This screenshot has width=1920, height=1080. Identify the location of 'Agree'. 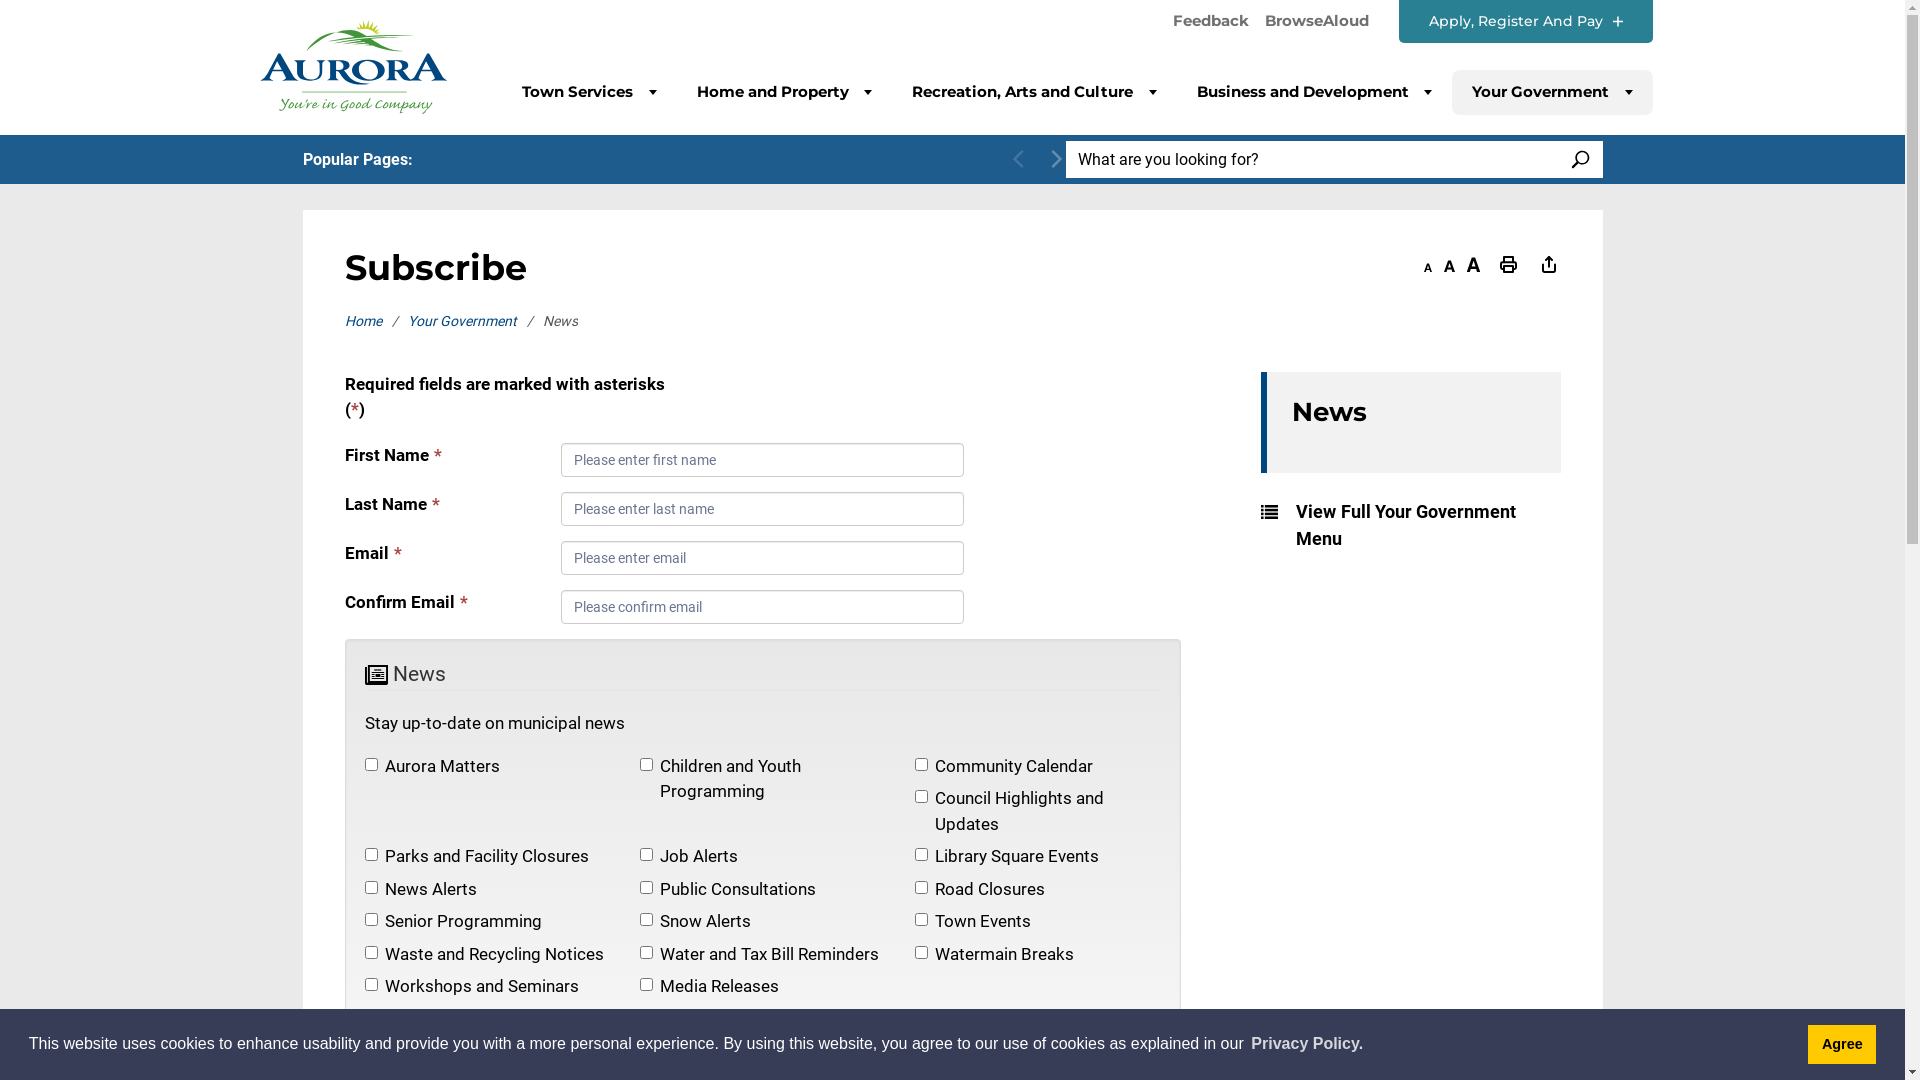
(1841, 1043).